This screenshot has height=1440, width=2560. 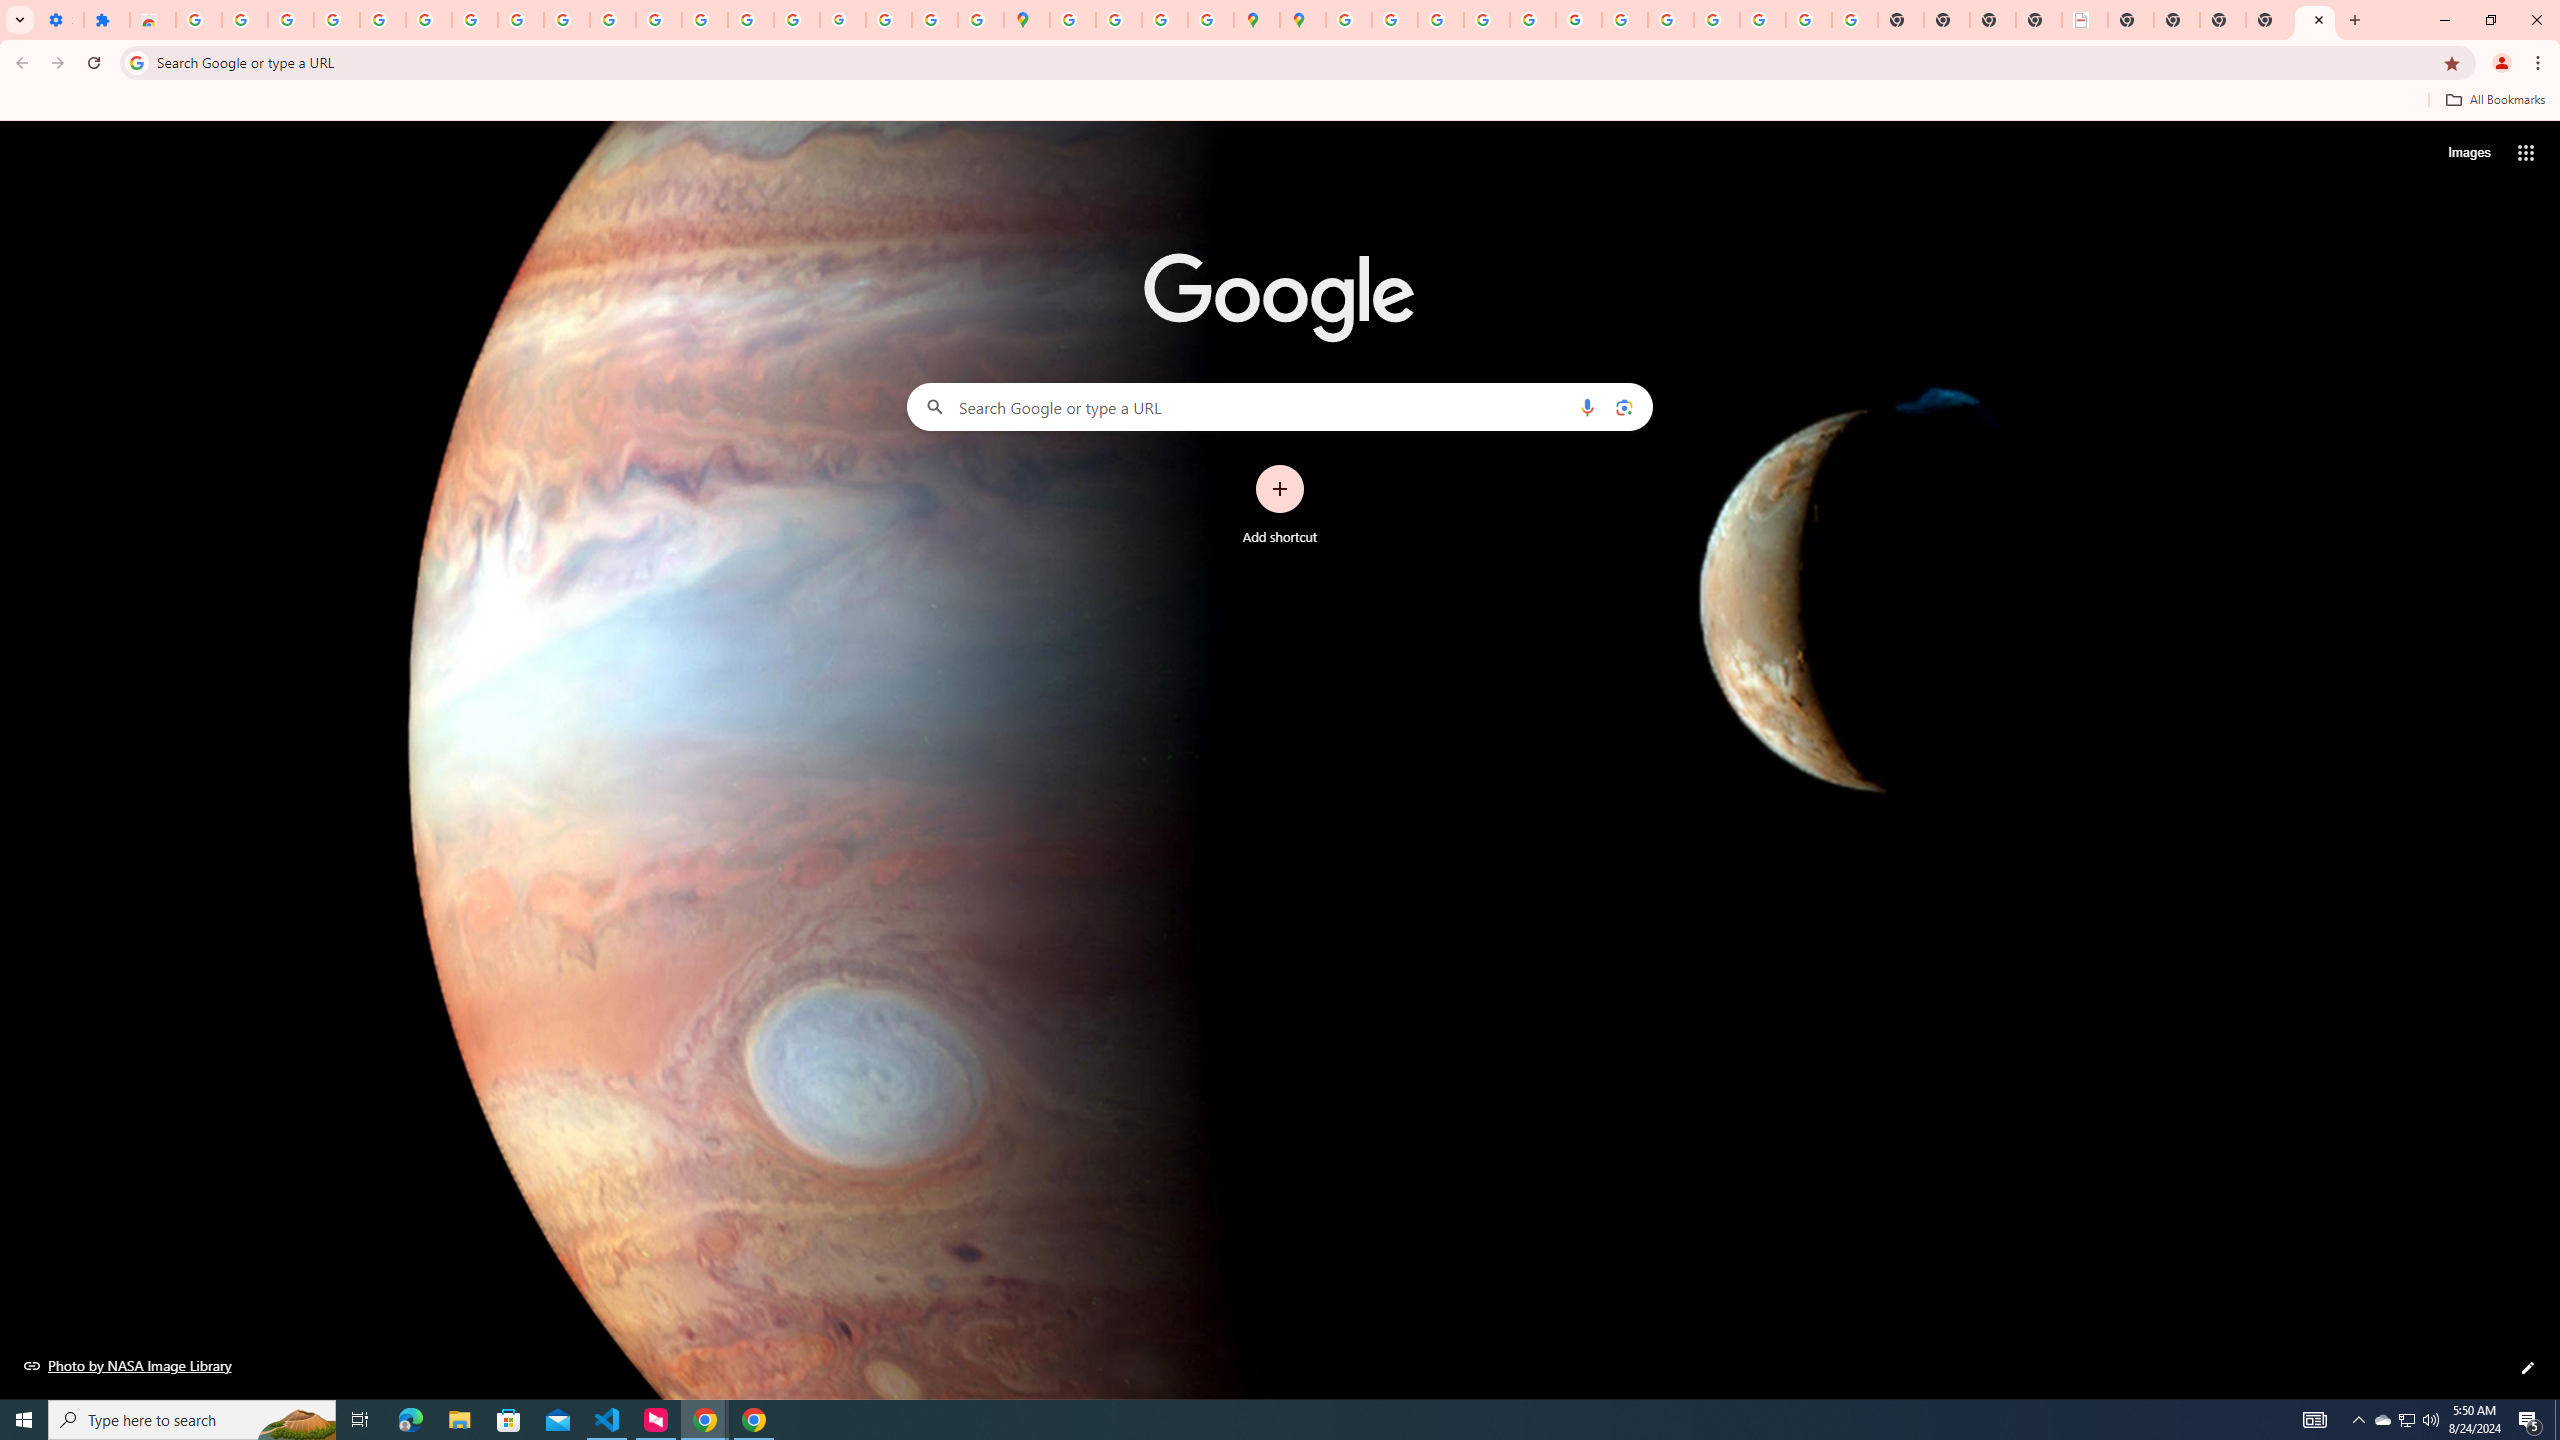 I want to click on 'Photo by NASA Image Library', so click(x=127, y=1364).